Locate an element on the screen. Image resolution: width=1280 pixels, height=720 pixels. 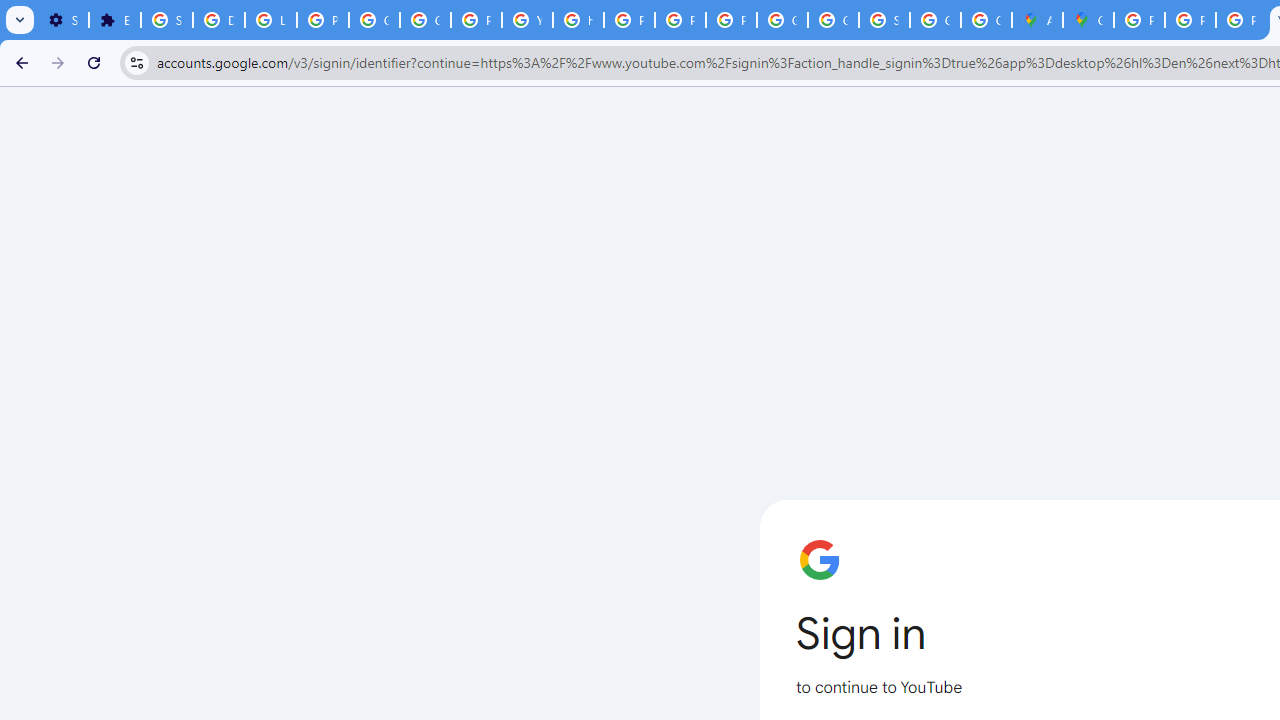
'Policy Accountability and Transparency - Transparency Center' is located at coordinates (1139, 20).